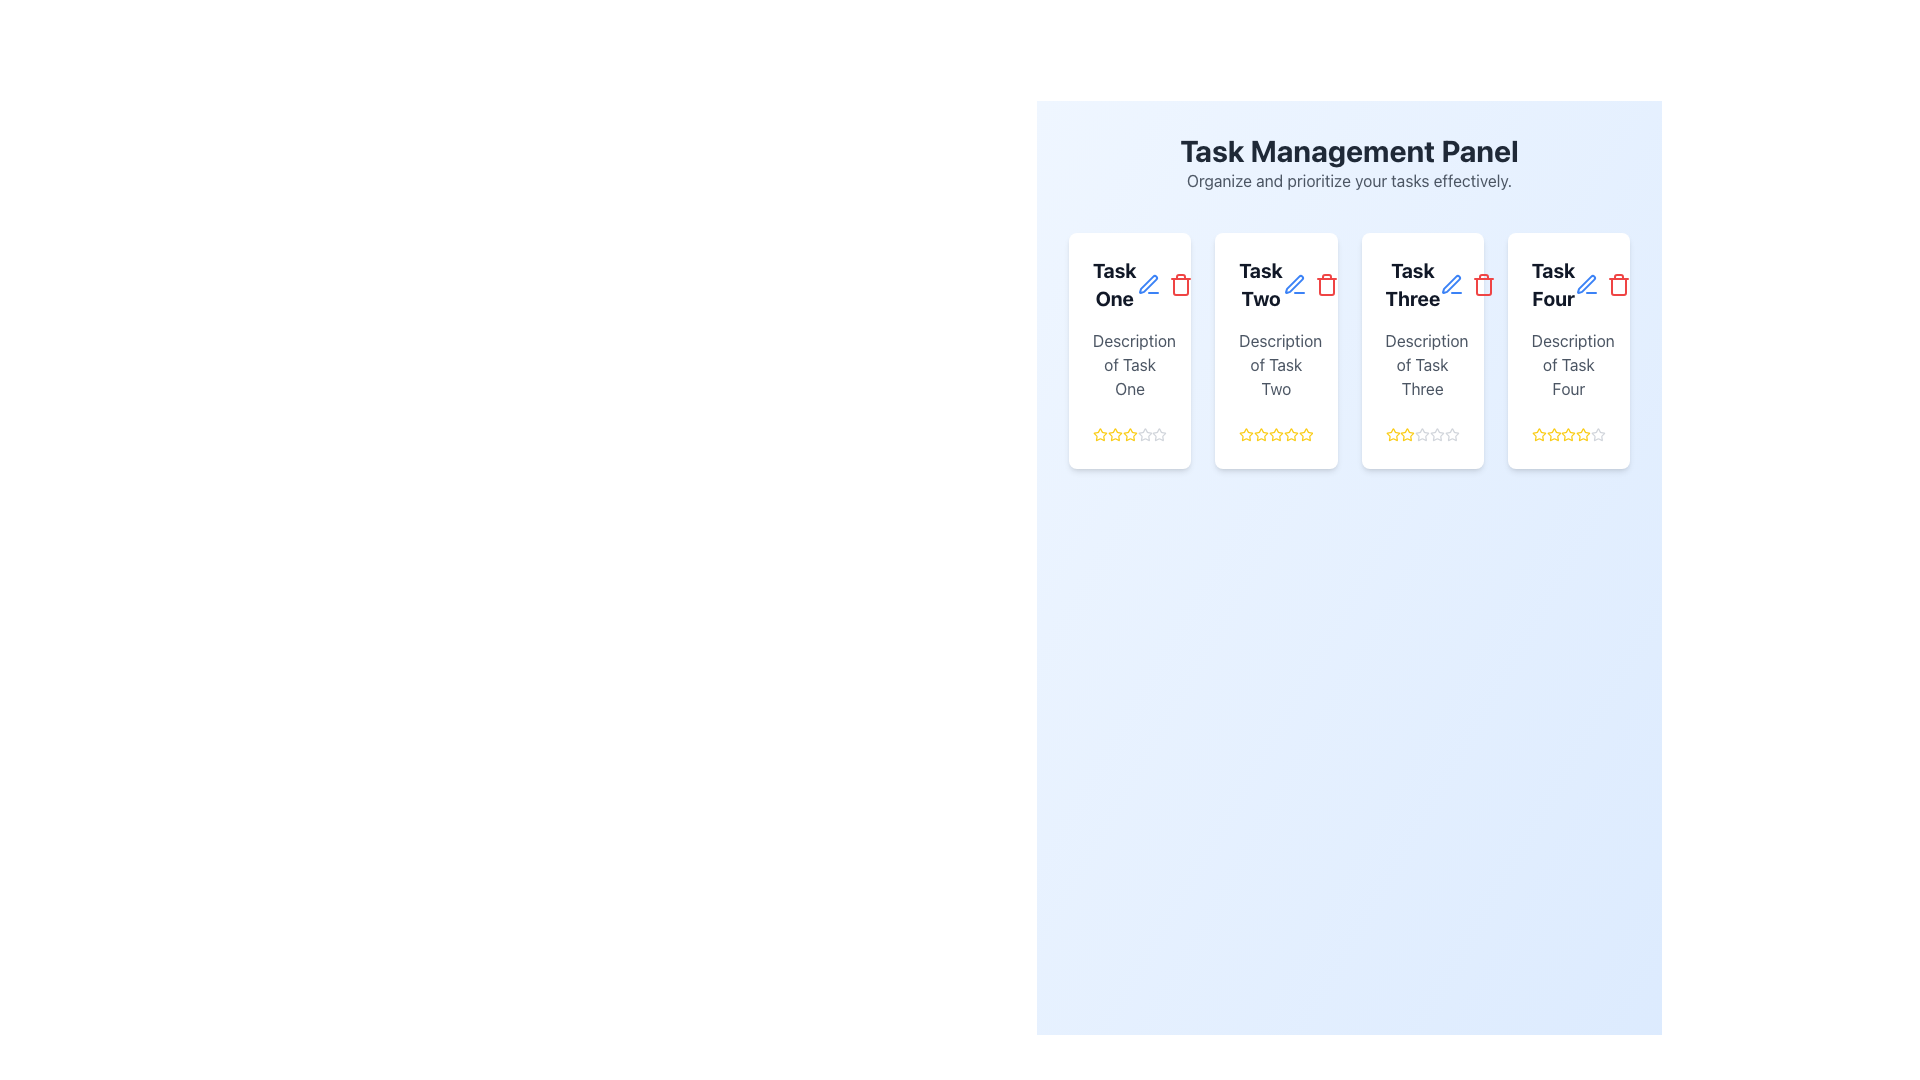 This screenshot has height=1080, width=1920. I want to click on the main header text located centrally near the top of the page in the task management application, so click(1349, 149).